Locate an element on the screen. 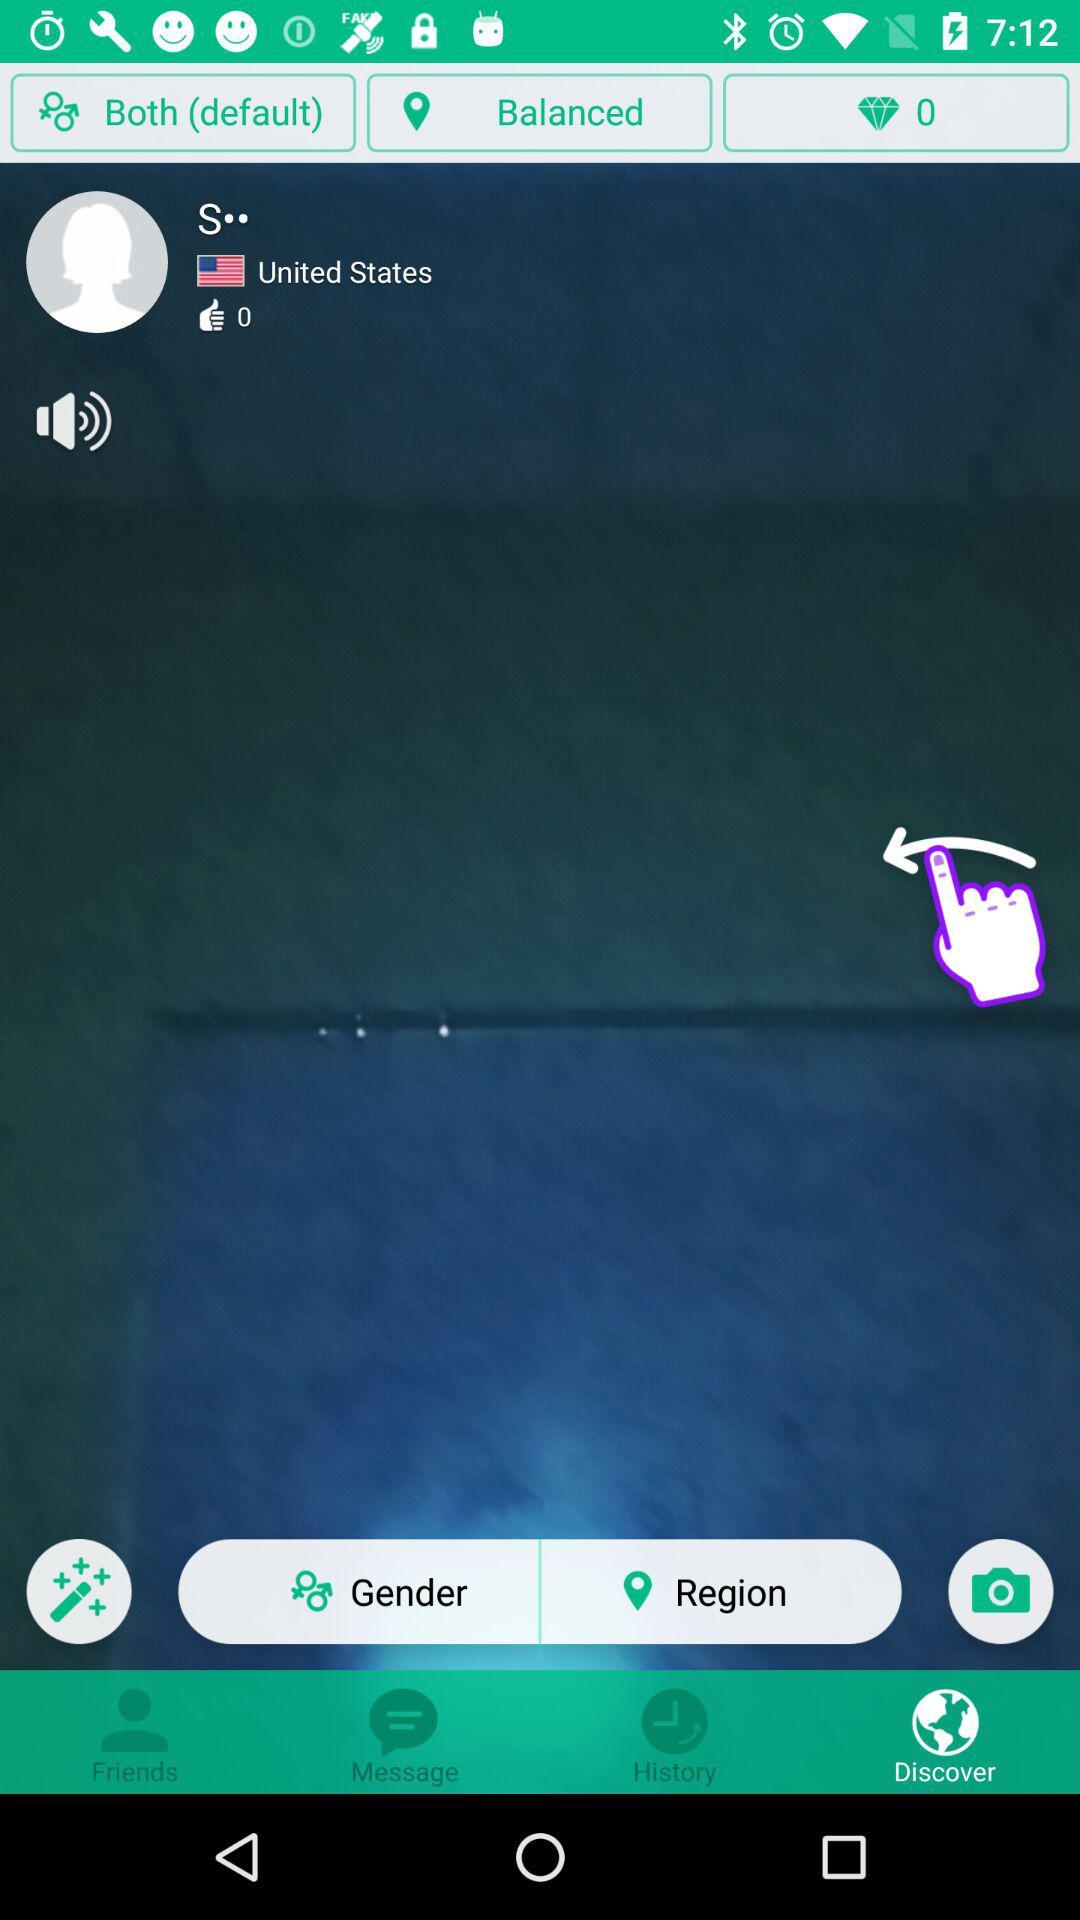  the avatar icon is located at coordinates (97, 261).